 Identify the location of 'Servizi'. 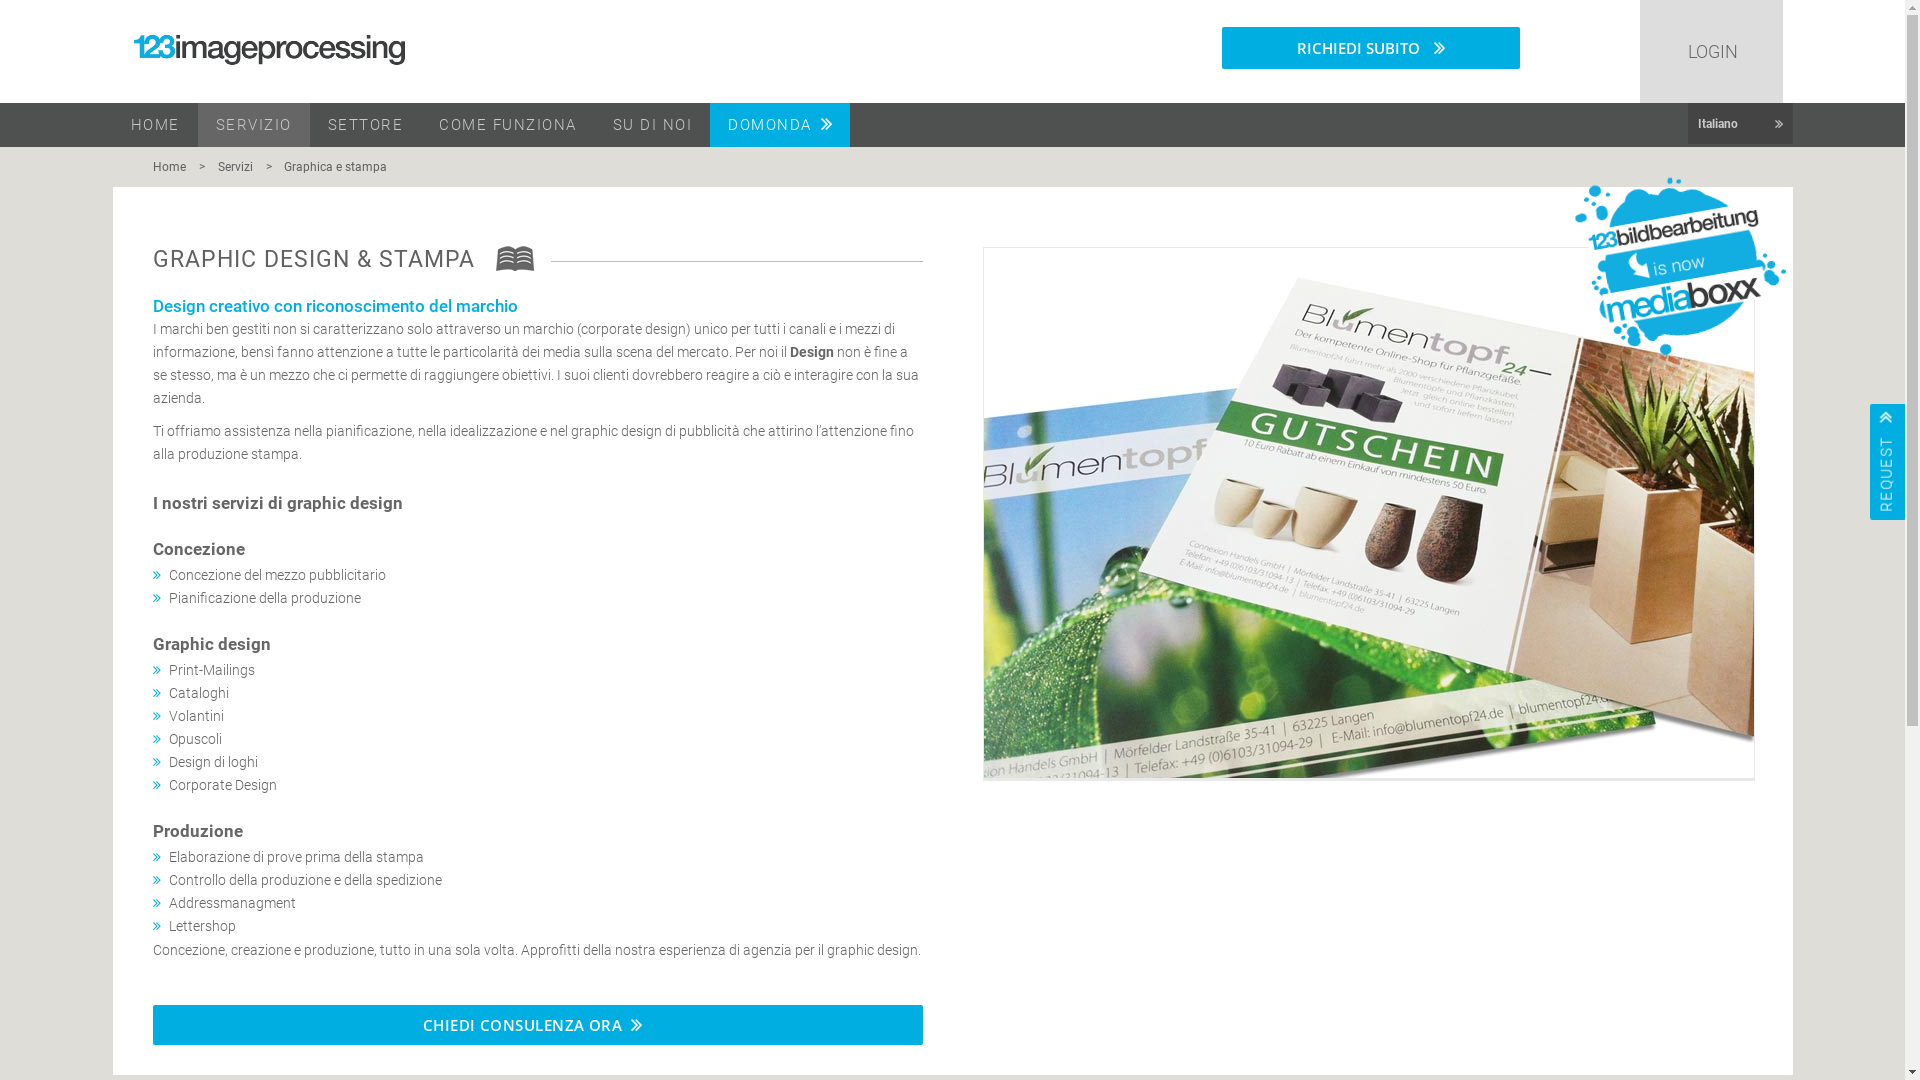
(207, 165).